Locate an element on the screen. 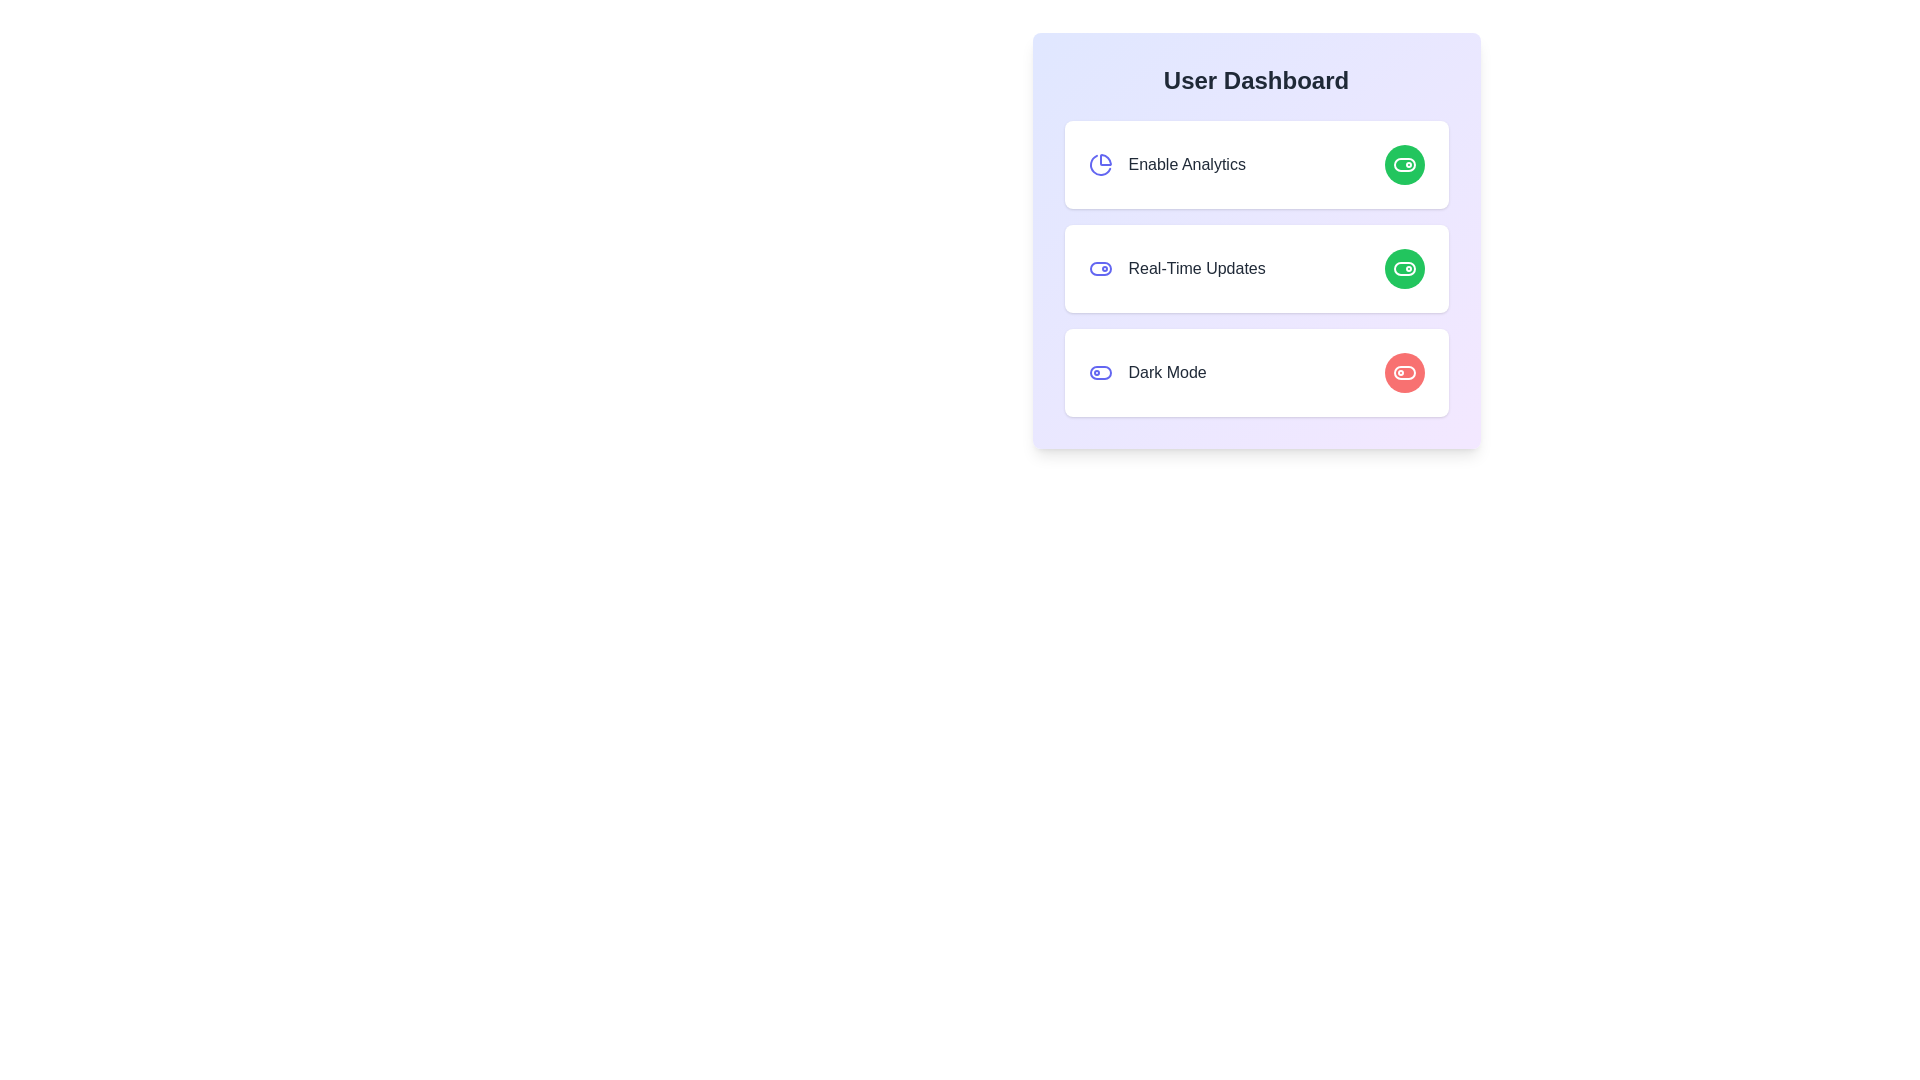 Image resolution: width=1920 pixels, height=1080 pixels. the Toggle button located on the right side of the 'Enable Analytics' card in the 'User Dashboard' interface is located at coordinates (1403, 164).